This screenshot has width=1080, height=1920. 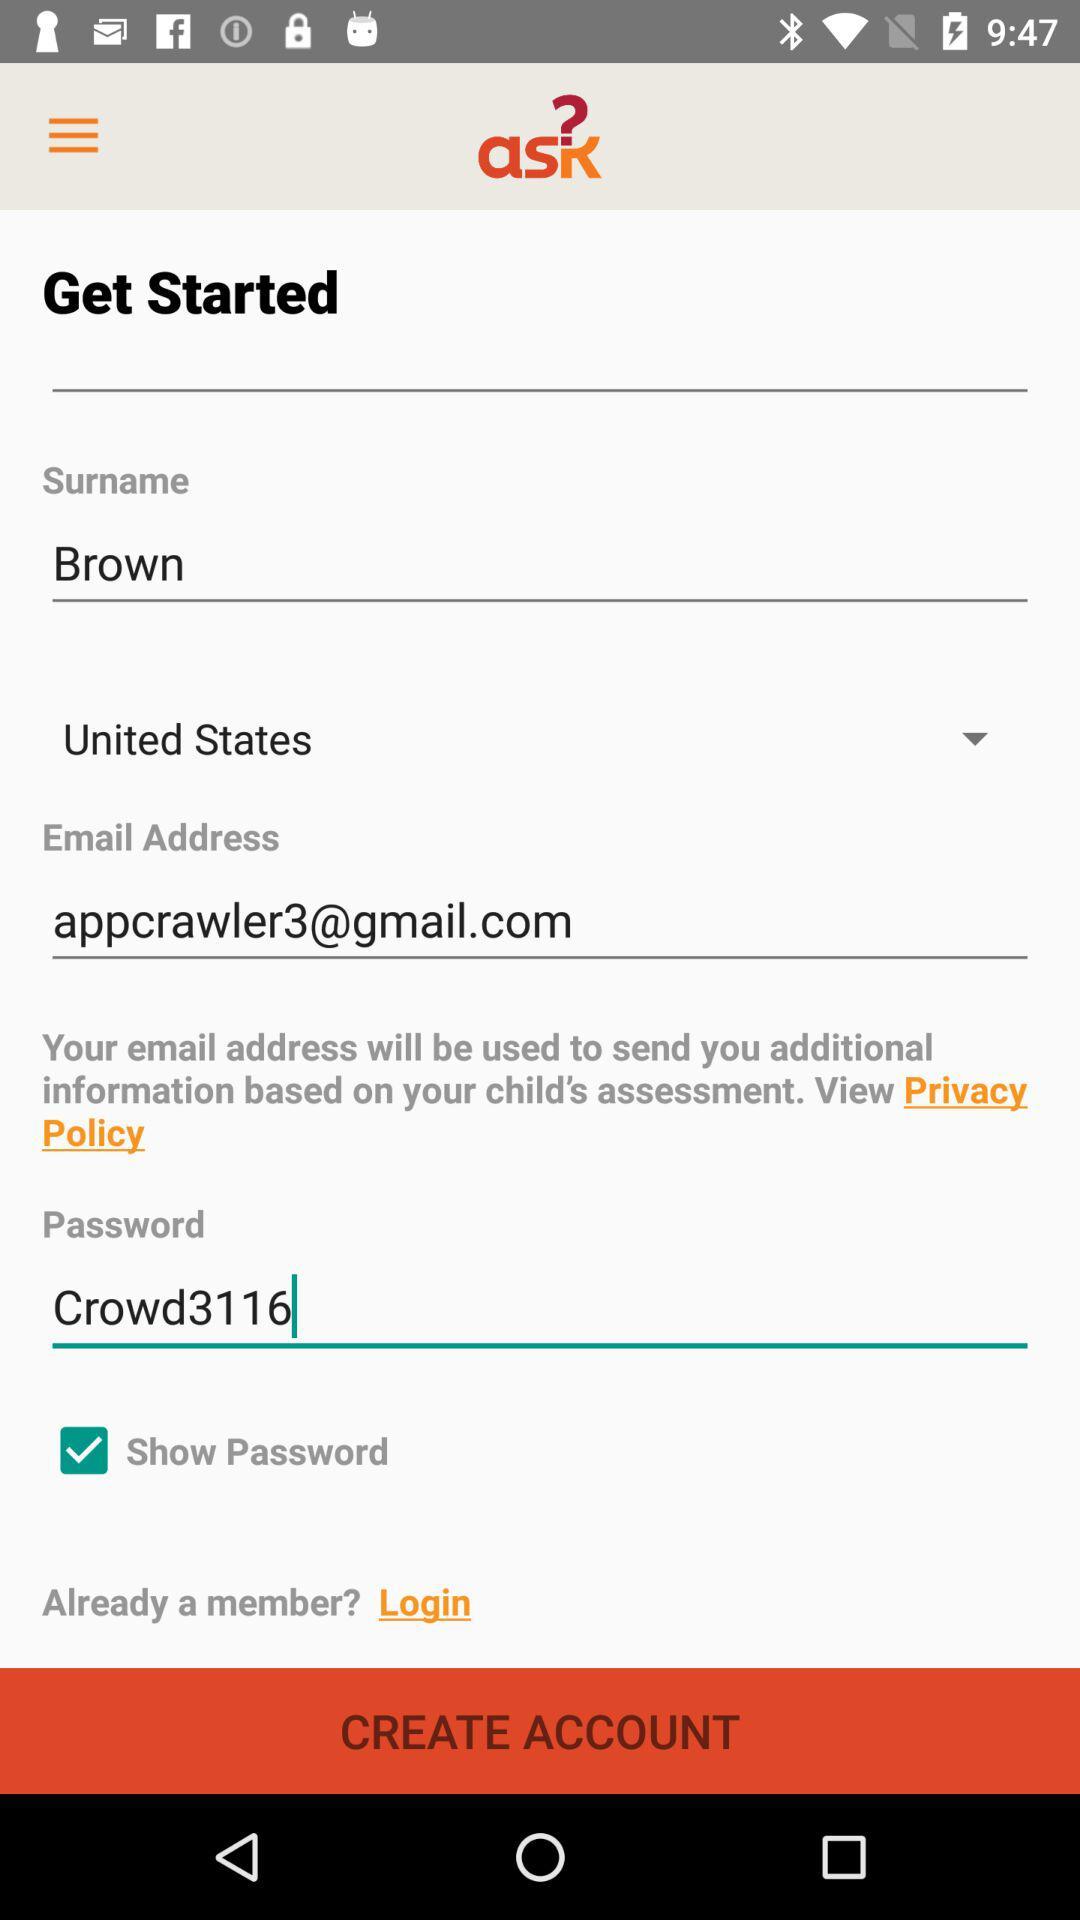 I want to click on the brown icon, so click(x=540, y=562).